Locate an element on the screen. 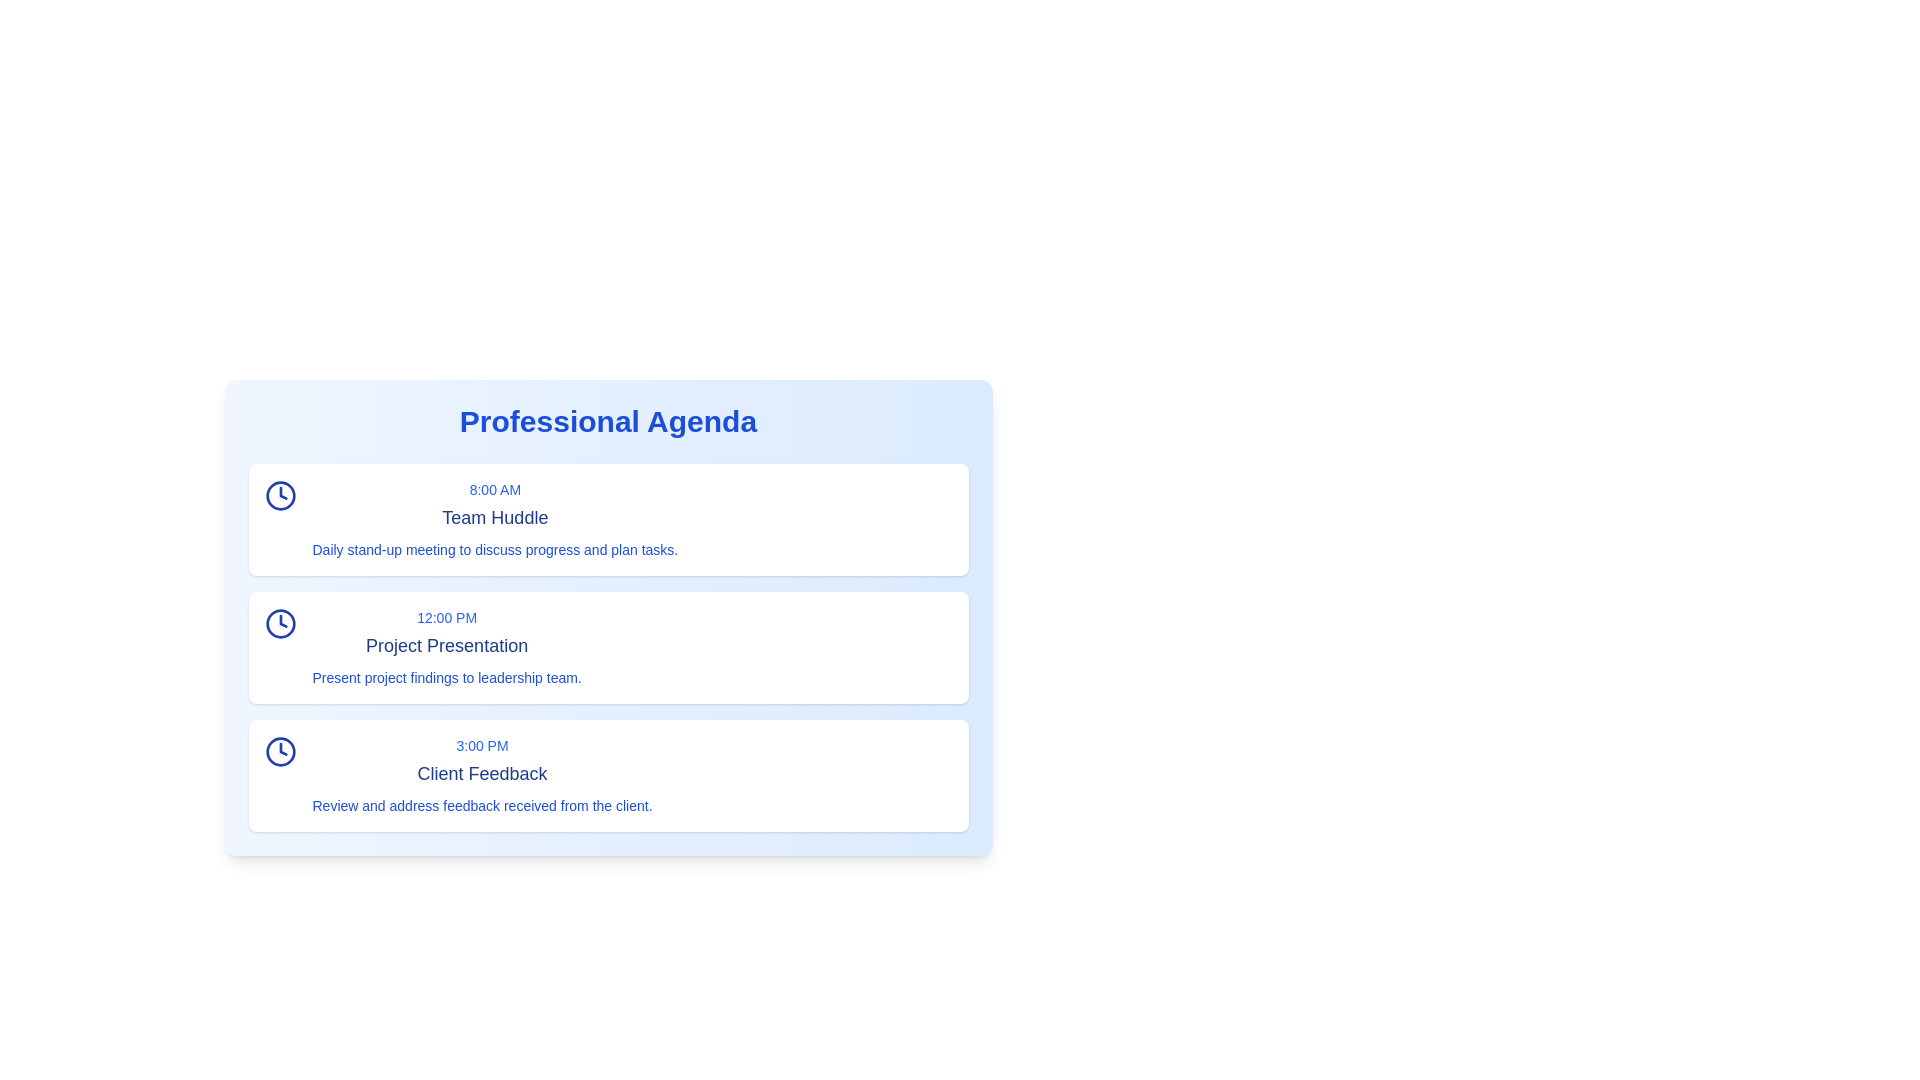 The width and height of the screenshot is (1920, 1080). the bold 'Client Feedback' header text that is visually distinct in a blue font, located between the timestamp '3:00 PM' and the descriptive text below it is located at coordinates (482, 773).